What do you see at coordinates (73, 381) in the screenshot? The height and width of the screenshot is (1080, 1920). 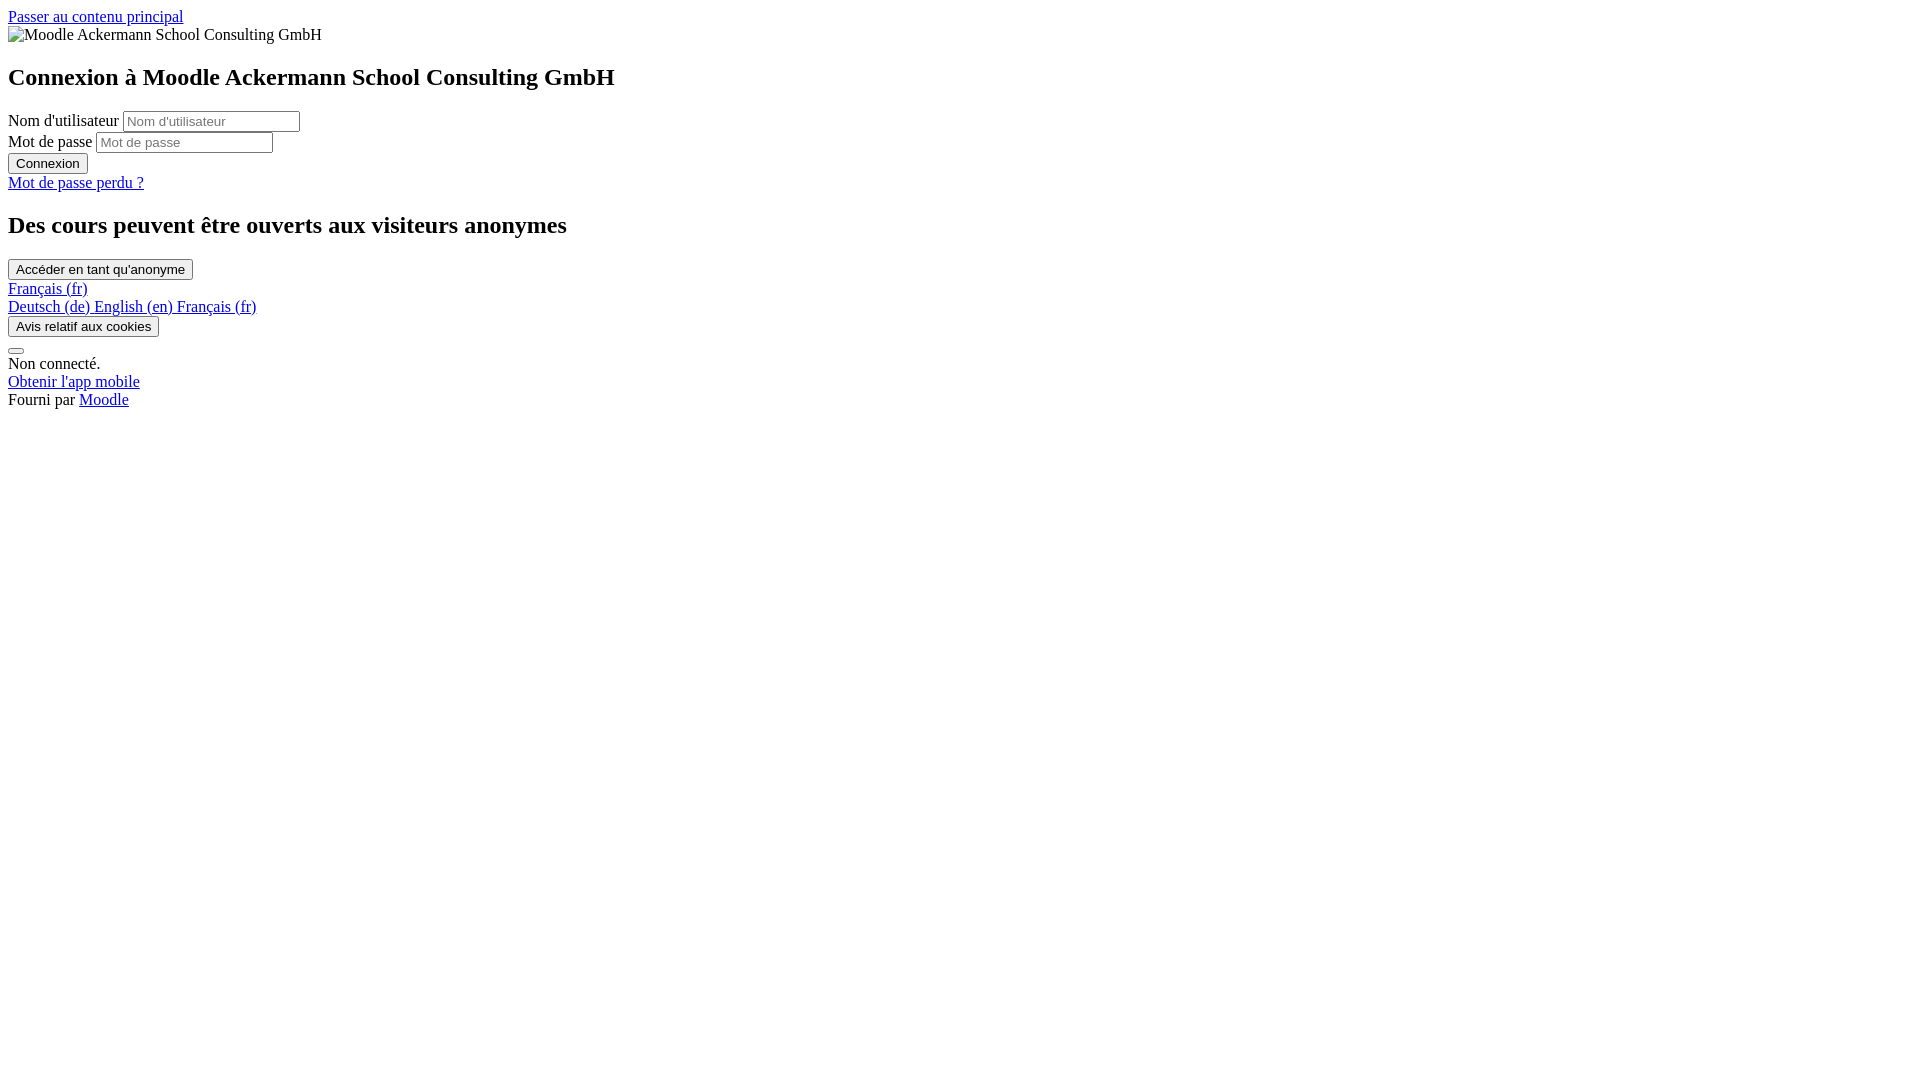 I see `'Obtenir l'app mobile'` at bounding box center [73, 381].